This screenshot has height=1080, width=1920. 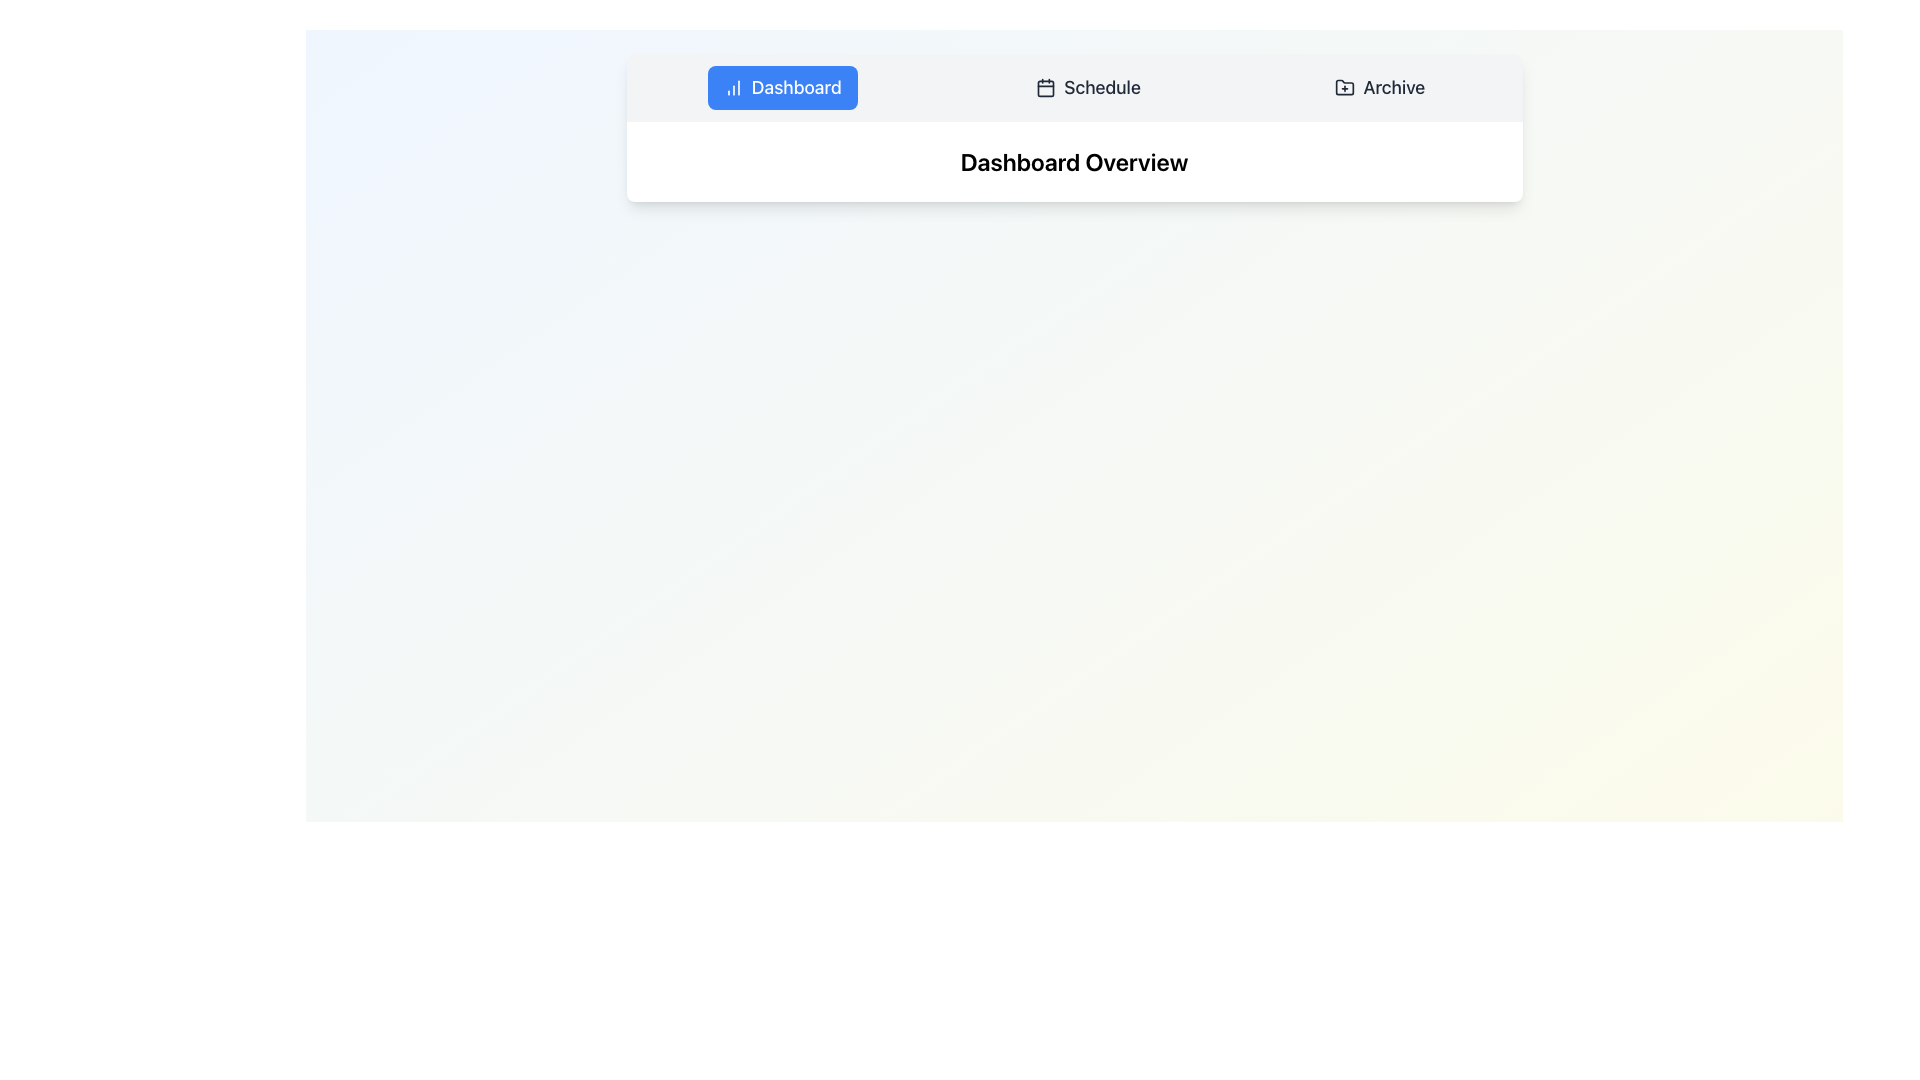 What do you see at coordinates (1045, 87) in the screenshot?
I see `the calendar icon located to the left of the 'Schedule' text in the upper center of the interface` at bounding box center [1045, 87].